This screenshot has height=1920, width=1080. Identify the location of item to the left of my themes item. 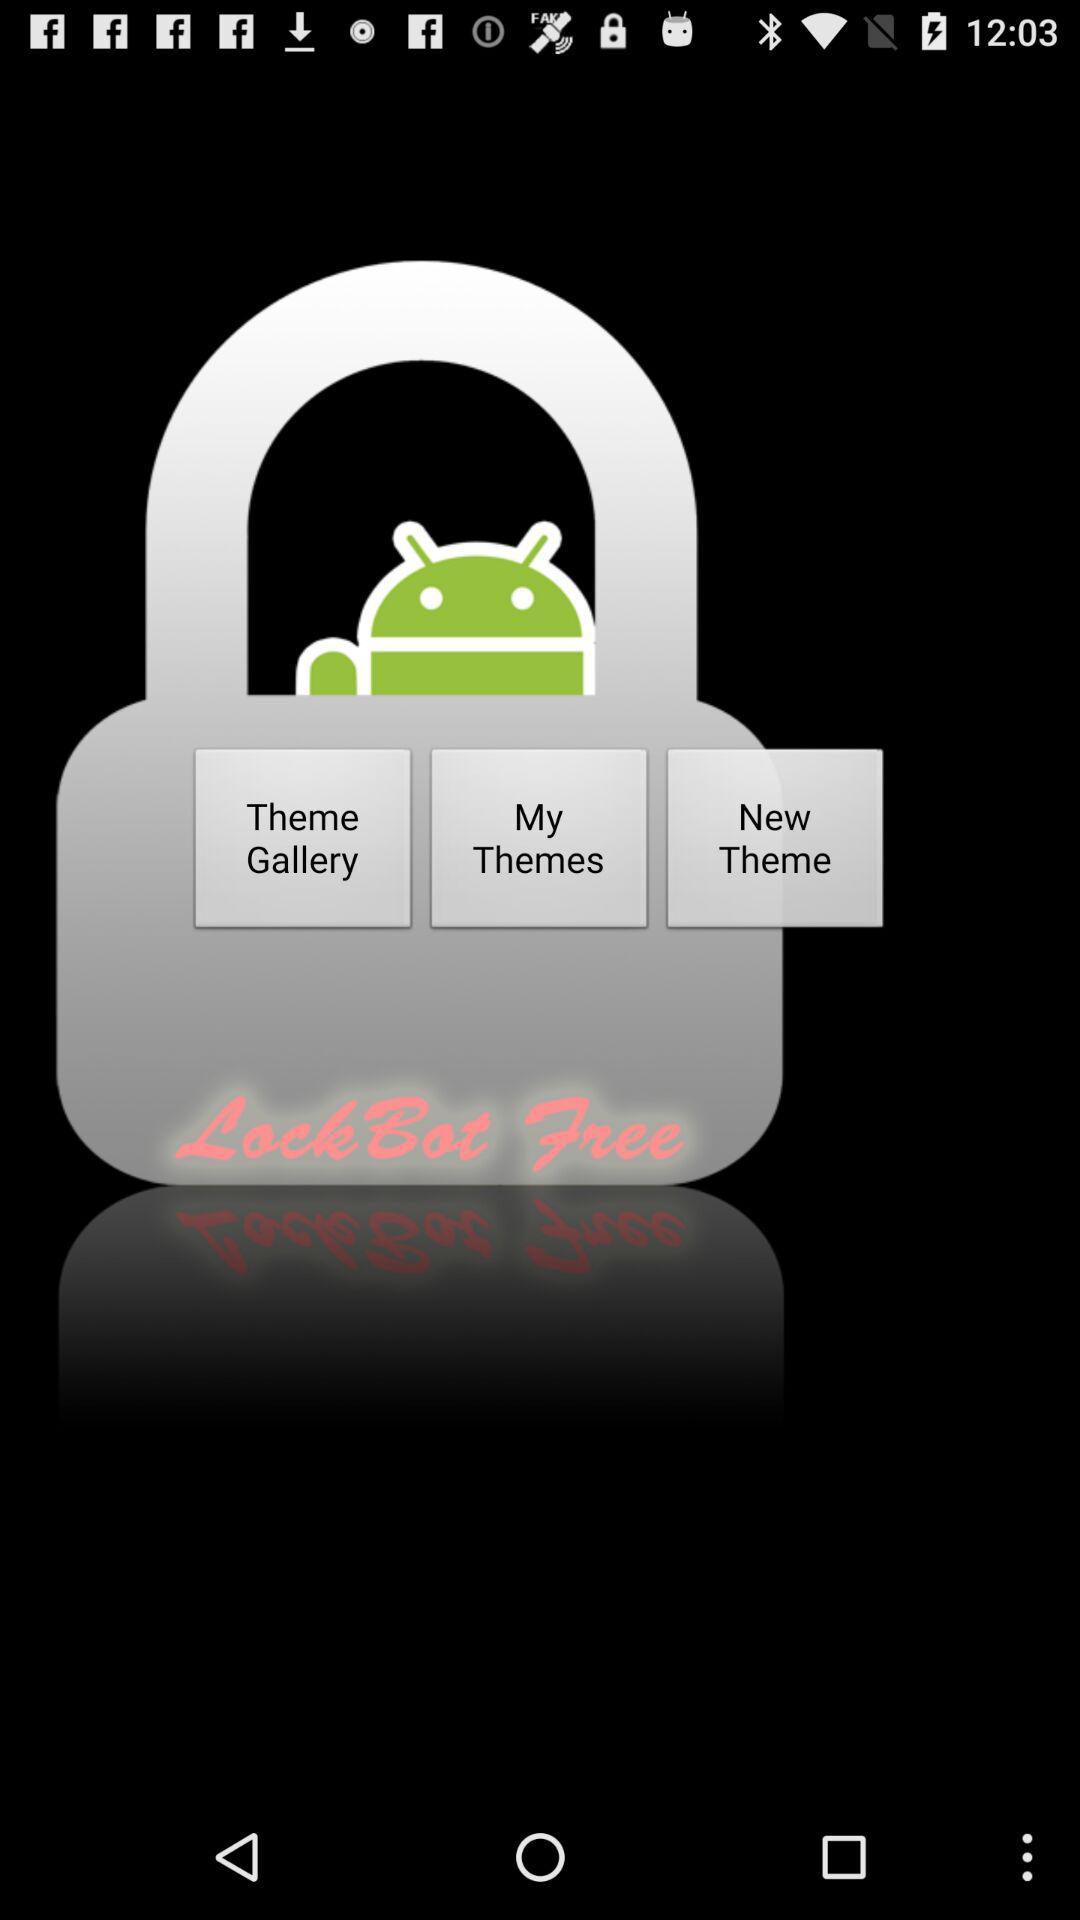
(303, 844).